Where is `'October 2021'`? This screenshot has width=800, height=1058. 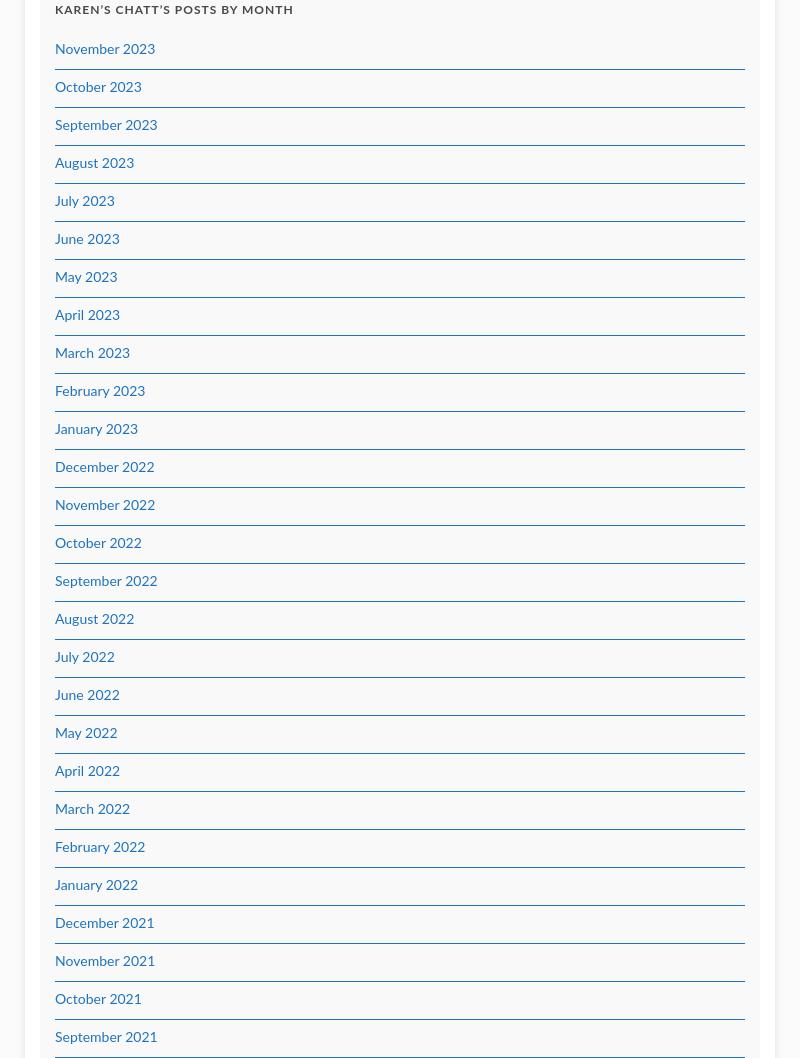 'October 2021' is located at coordinates (98, 999).